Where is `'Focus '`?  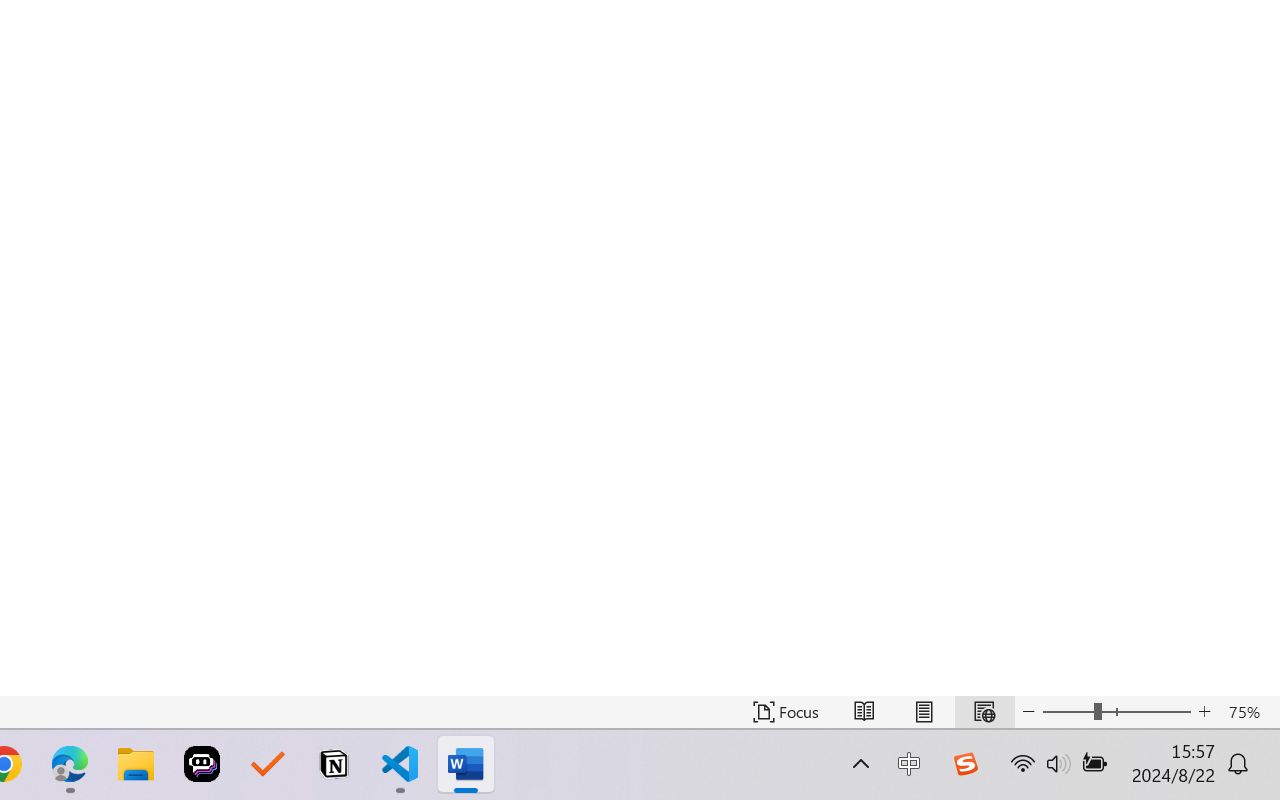
'Focus ' is located at coordinates (785, 711).